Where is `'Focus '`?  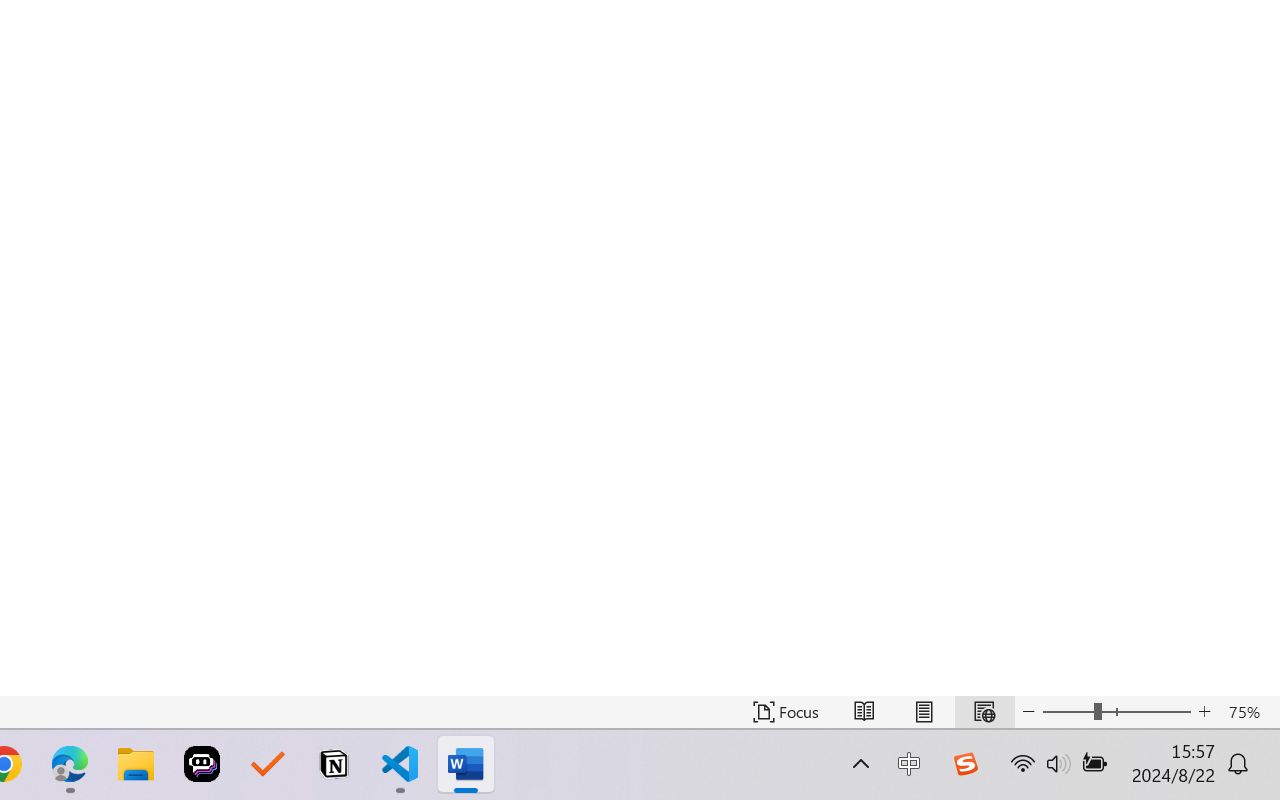
'Focus ' is located at coordinates (785, 711).